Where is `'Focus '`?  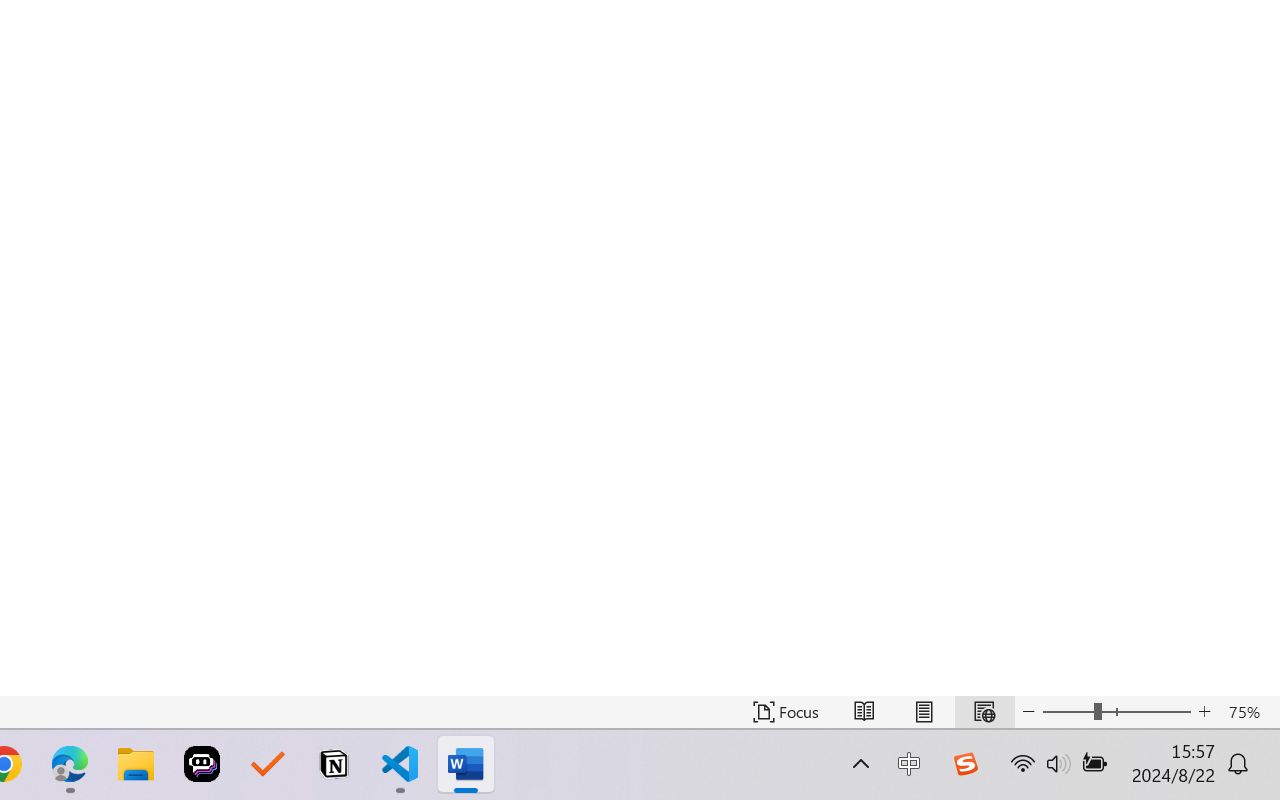
'Focus ' is located at coordinates (785, 711).